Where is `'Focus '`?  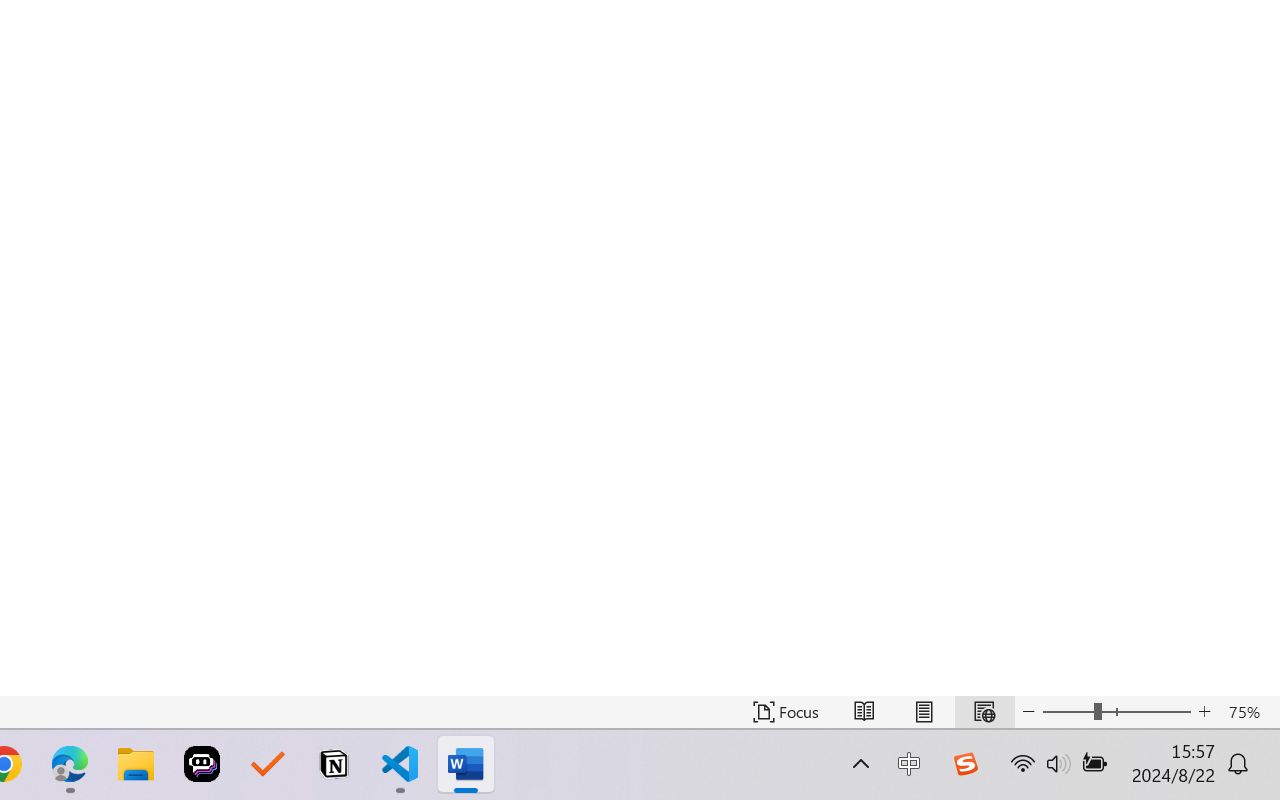
'Focus ' is located at coordinates (785, 711).